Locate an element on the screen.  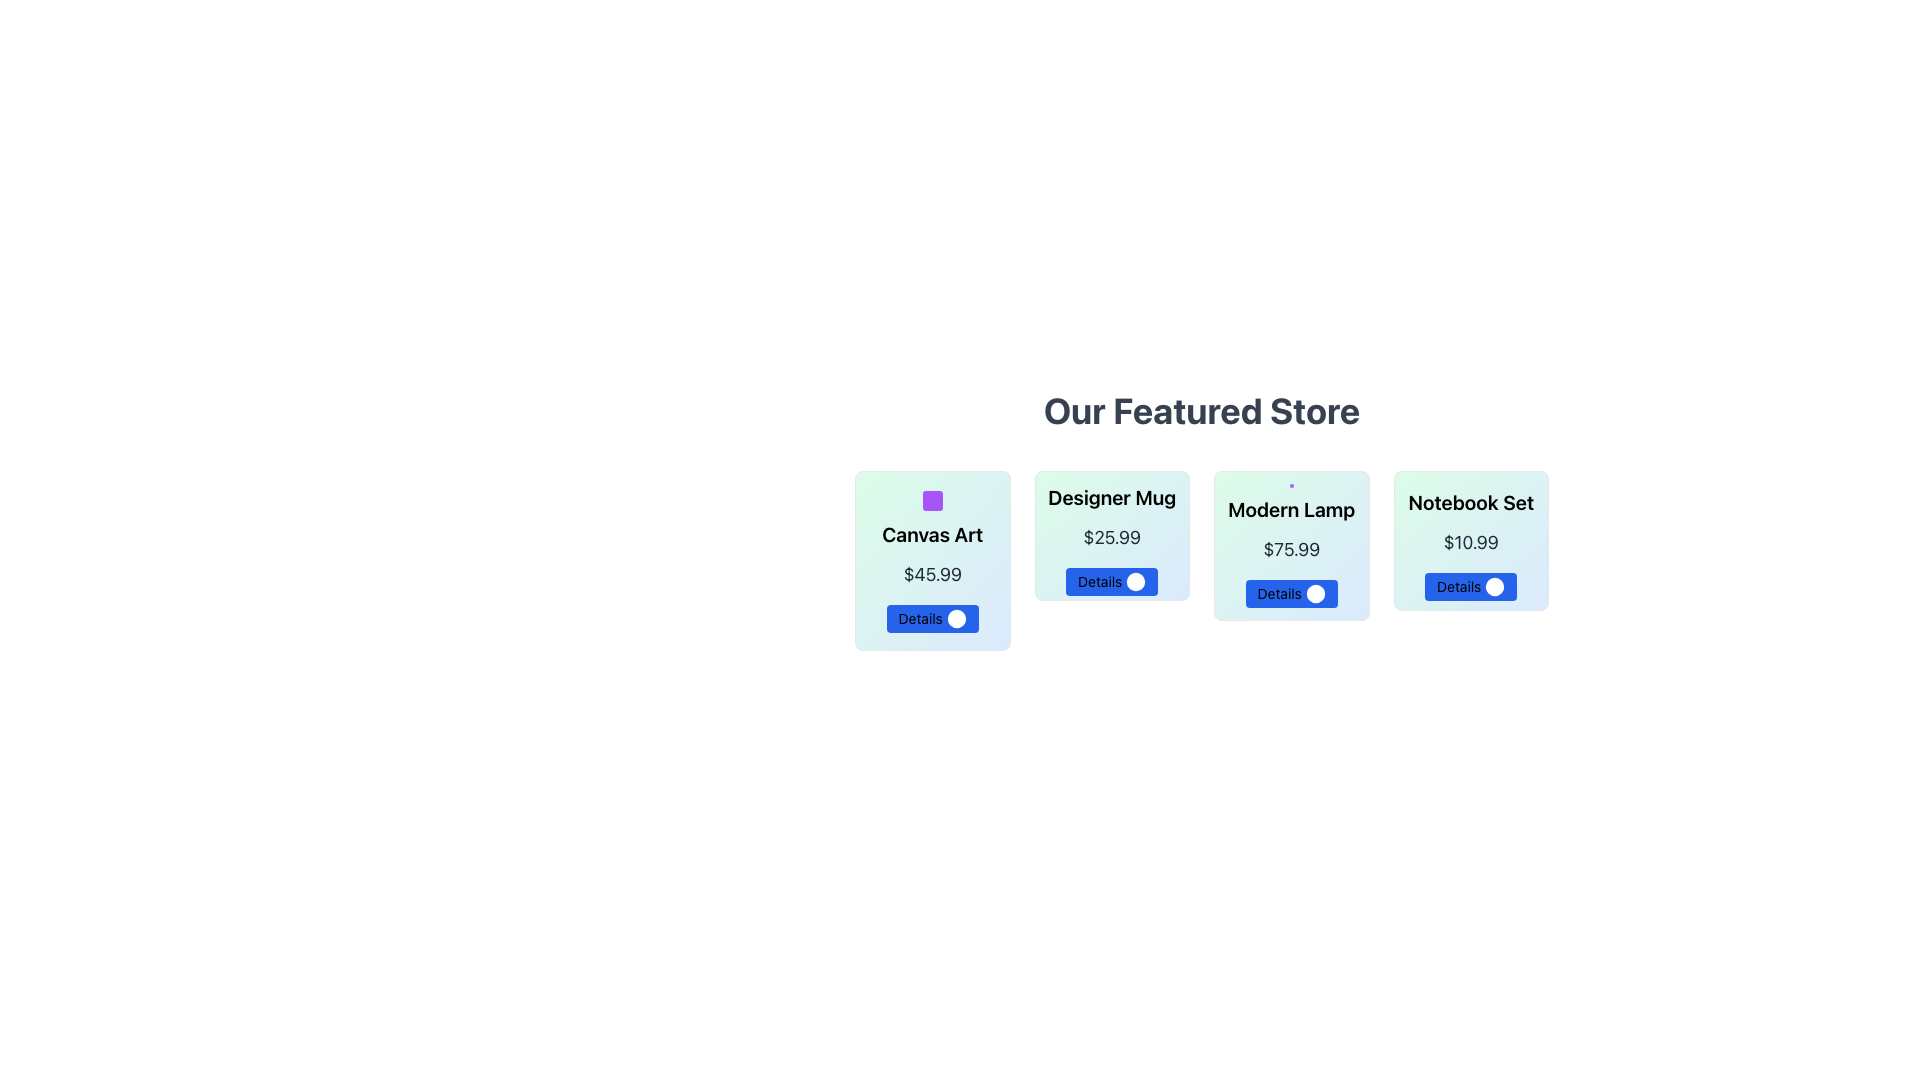
the central circular part of the icon related to the 'details' button for the 'Modern Lamp' item in the grid of featured products is located at coordinates (1315, 593).